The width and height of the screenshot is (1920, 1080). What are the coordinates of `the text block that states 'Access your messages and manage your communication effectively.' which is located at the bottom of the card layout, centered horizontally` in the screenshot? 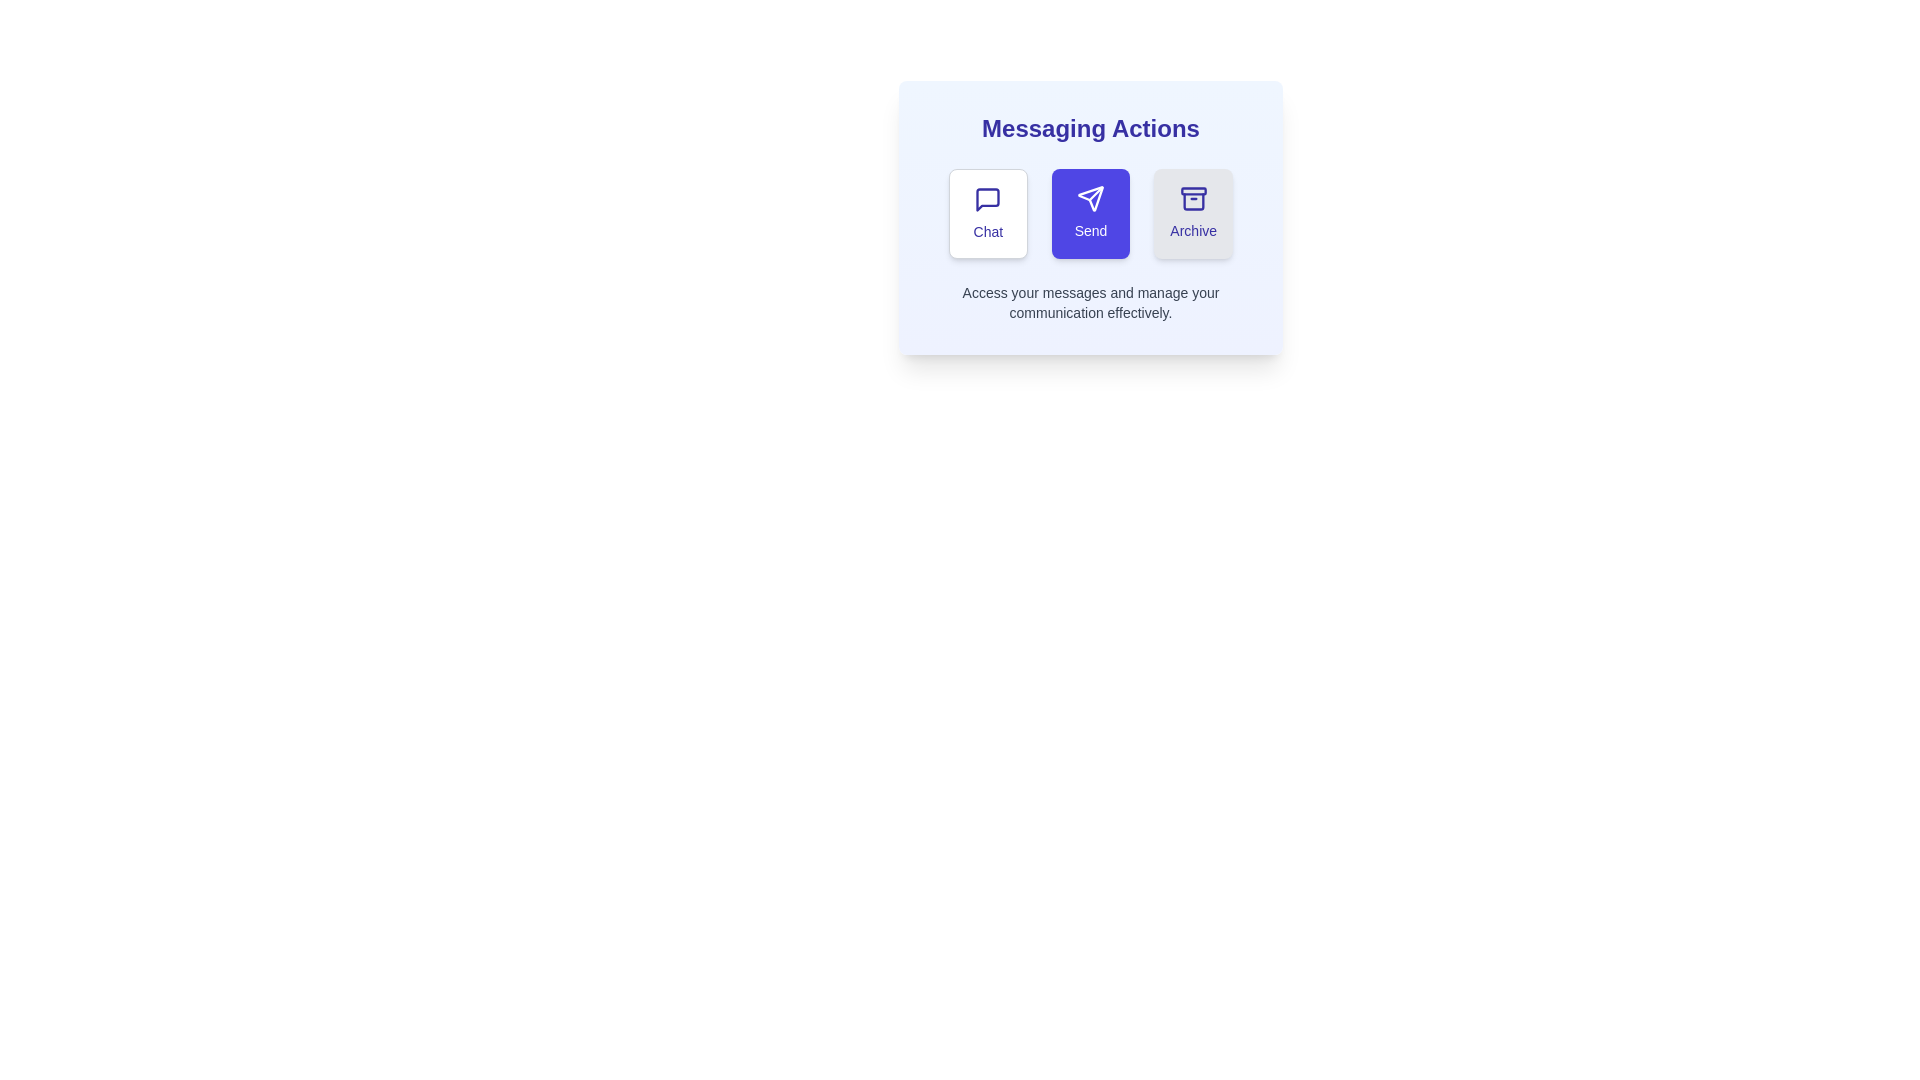 It's located at (1089, 303).